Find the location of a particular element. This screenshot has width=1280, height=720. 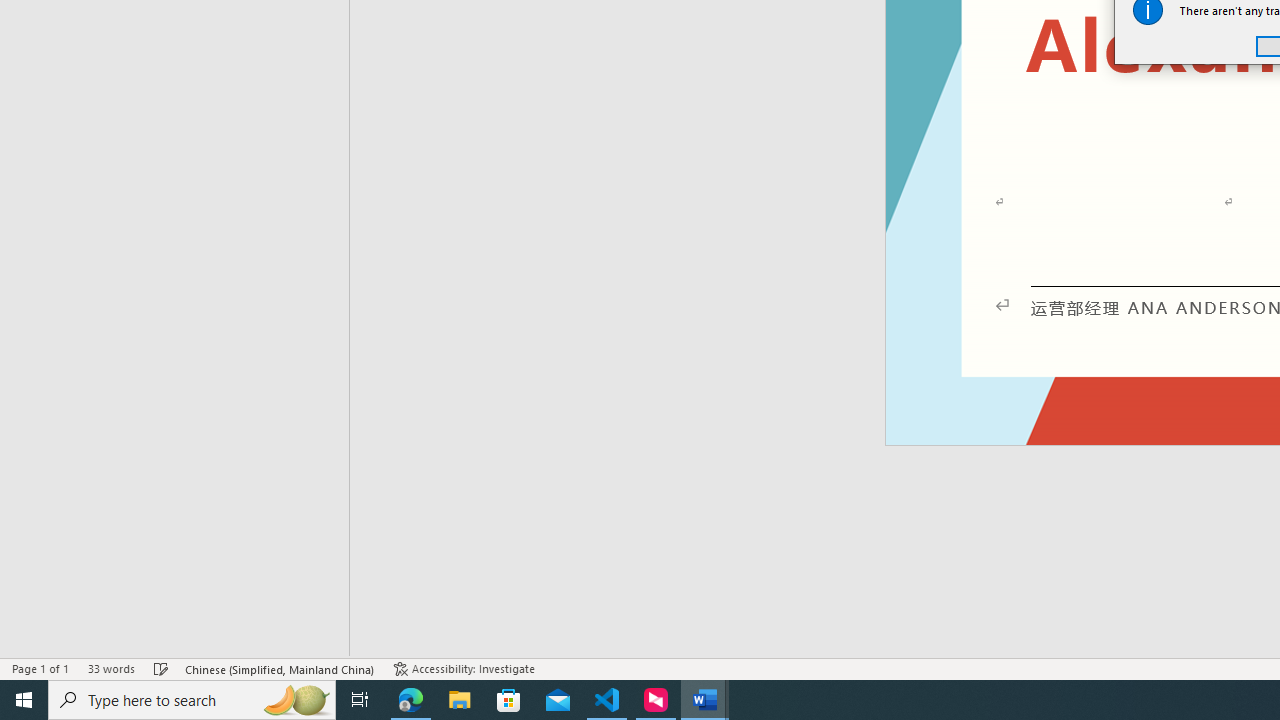

'File Explorer' is located at coordinates (459, 698).